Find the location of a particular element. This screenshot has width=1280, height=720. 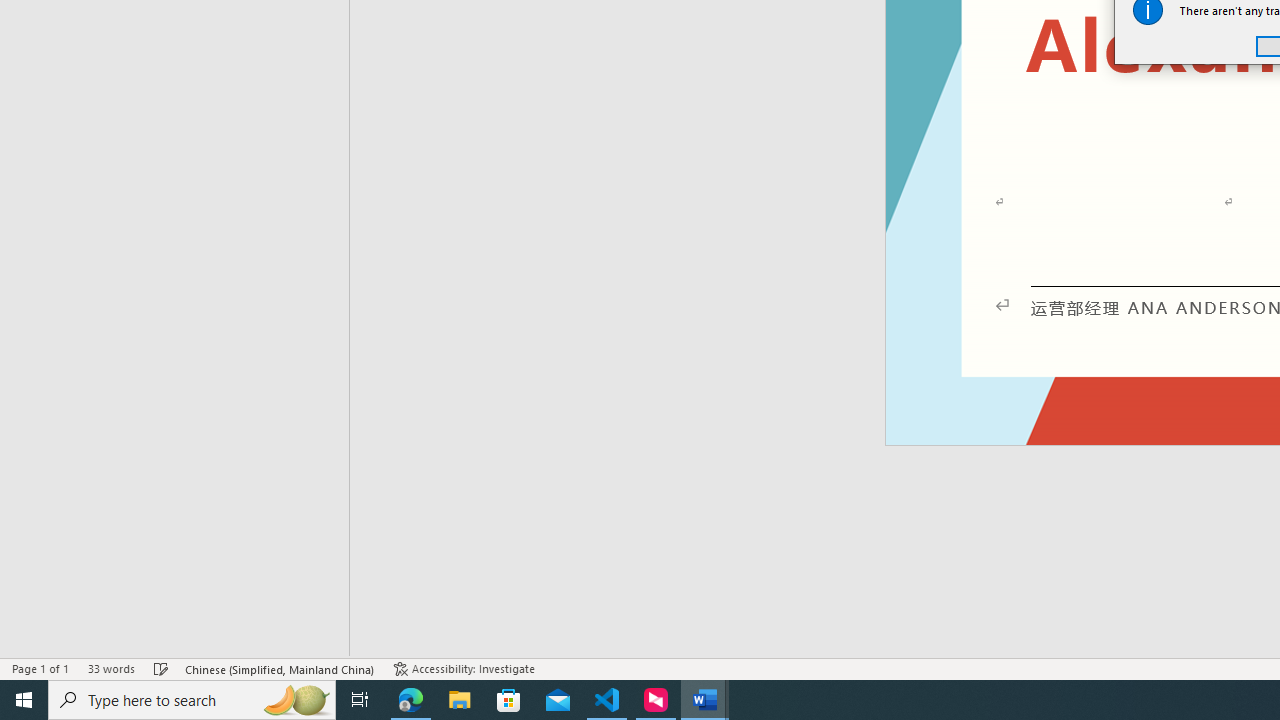

'File Explorer' is located at coordinates (459, 698).